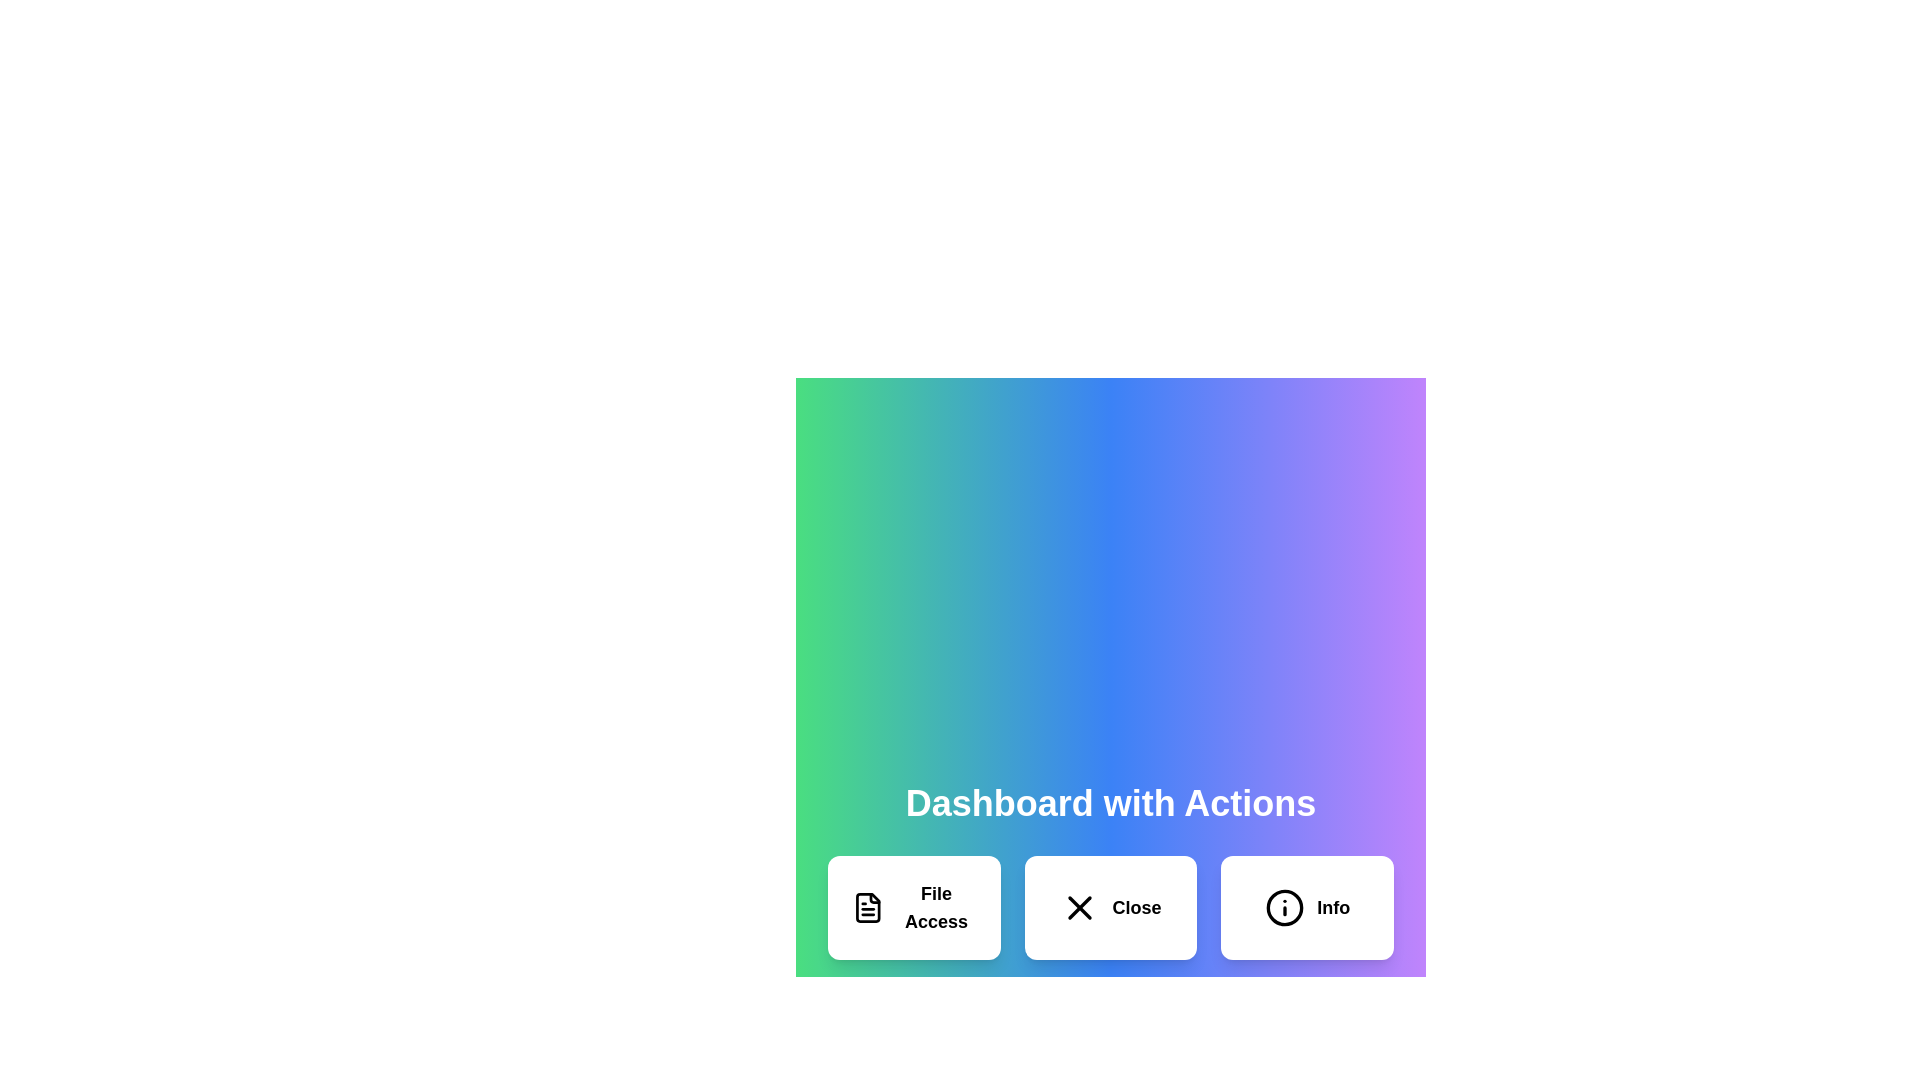 The image size is (1920, 1080). I want to click on the interactive information button located in the third column of a grid layout, so click(1307, 907).